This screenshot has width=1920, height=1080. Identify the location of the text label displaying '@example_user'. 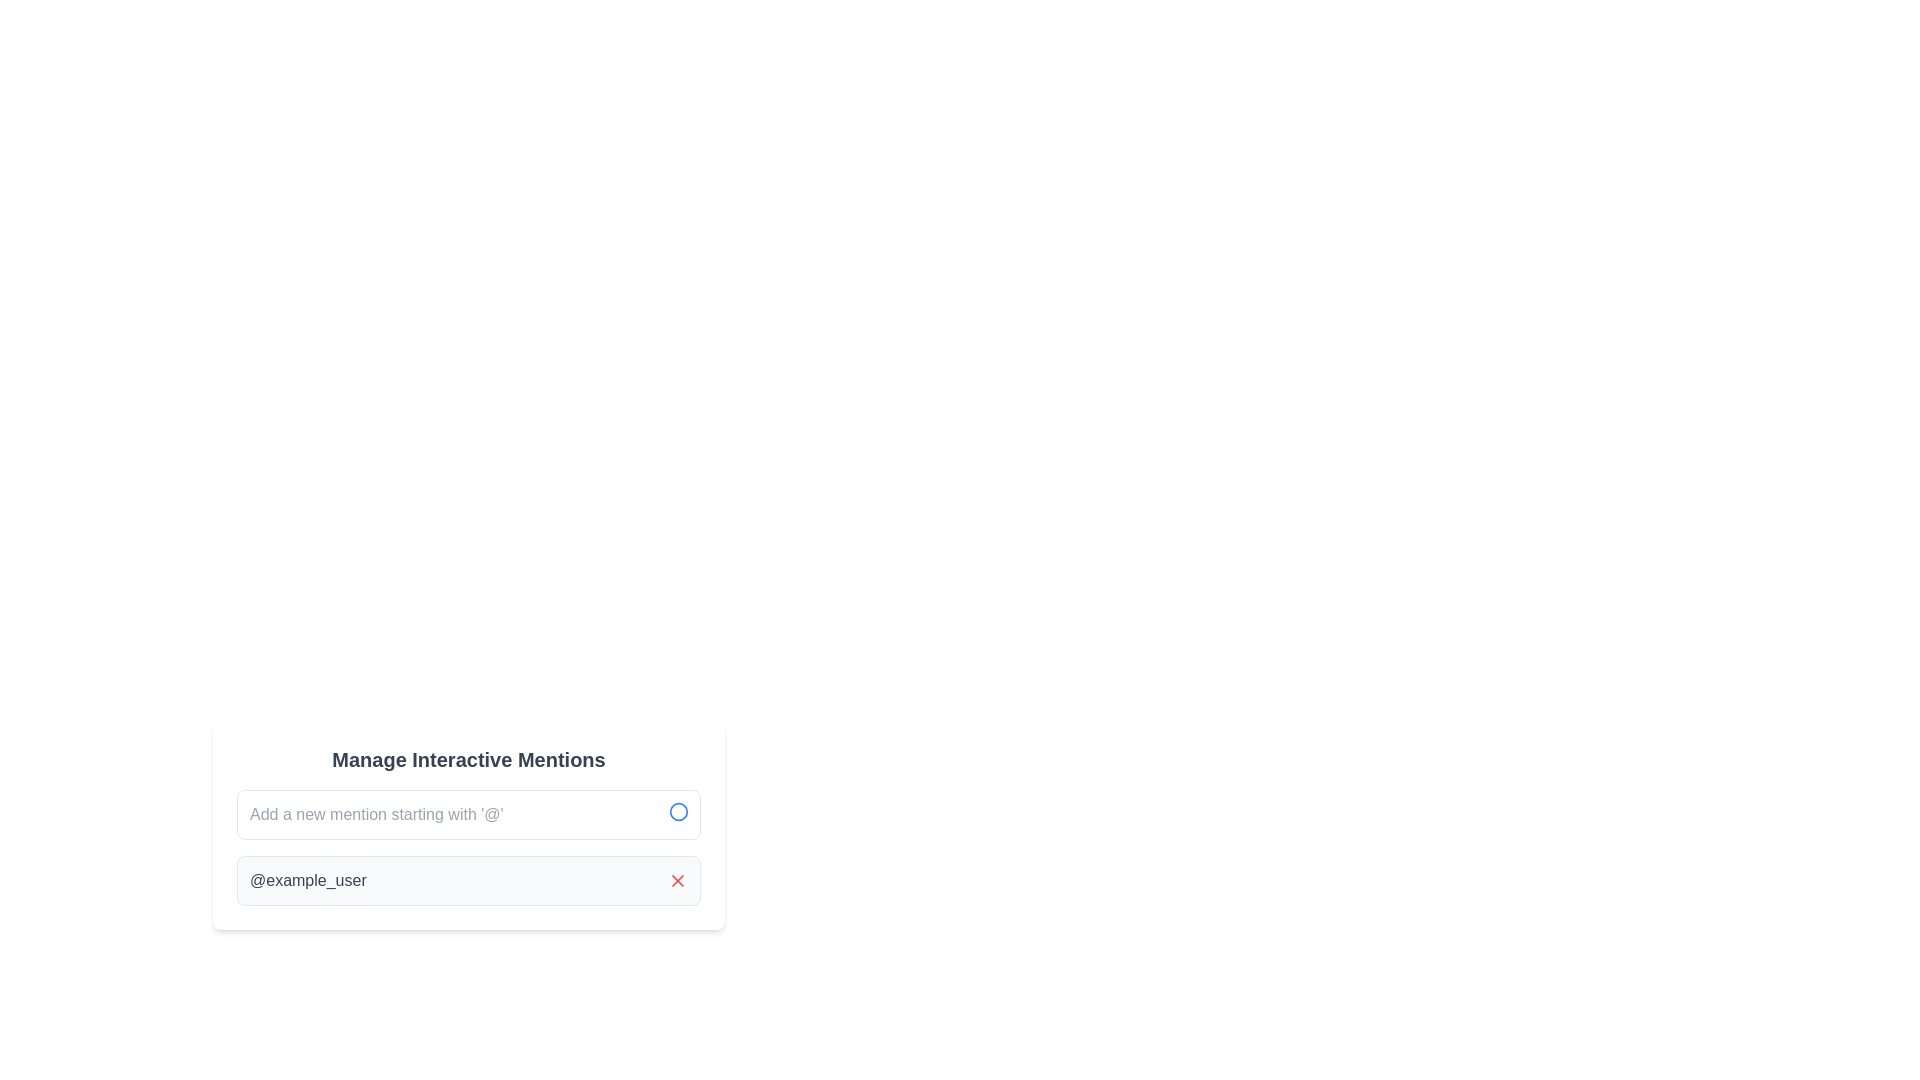
(307, 879).